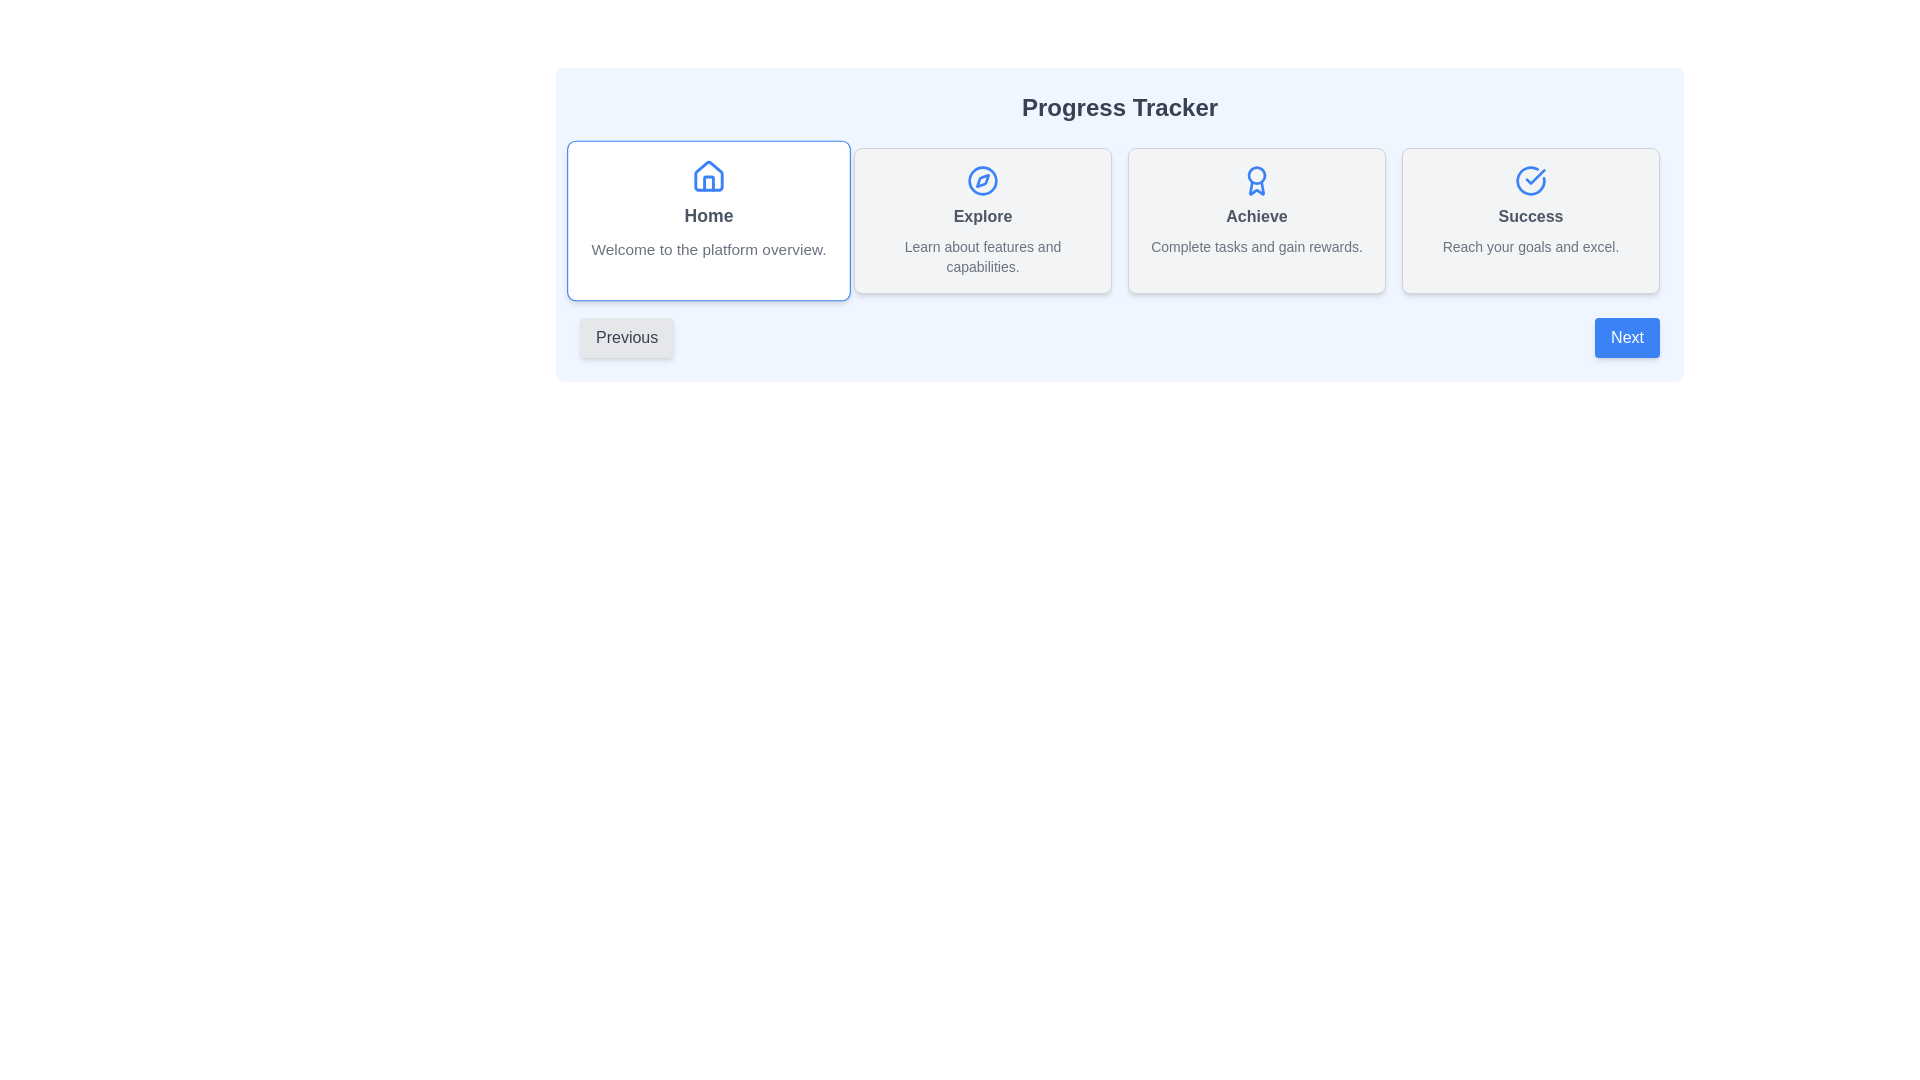  What do you see at coordinates (1256, 181) in the screenshot?
I see `the presence of the achievement icon located in the 'Achieve' card by clicking on it, which serves as a visual indicator of completing tasks for rewards` at bounding box center [1256, 181].